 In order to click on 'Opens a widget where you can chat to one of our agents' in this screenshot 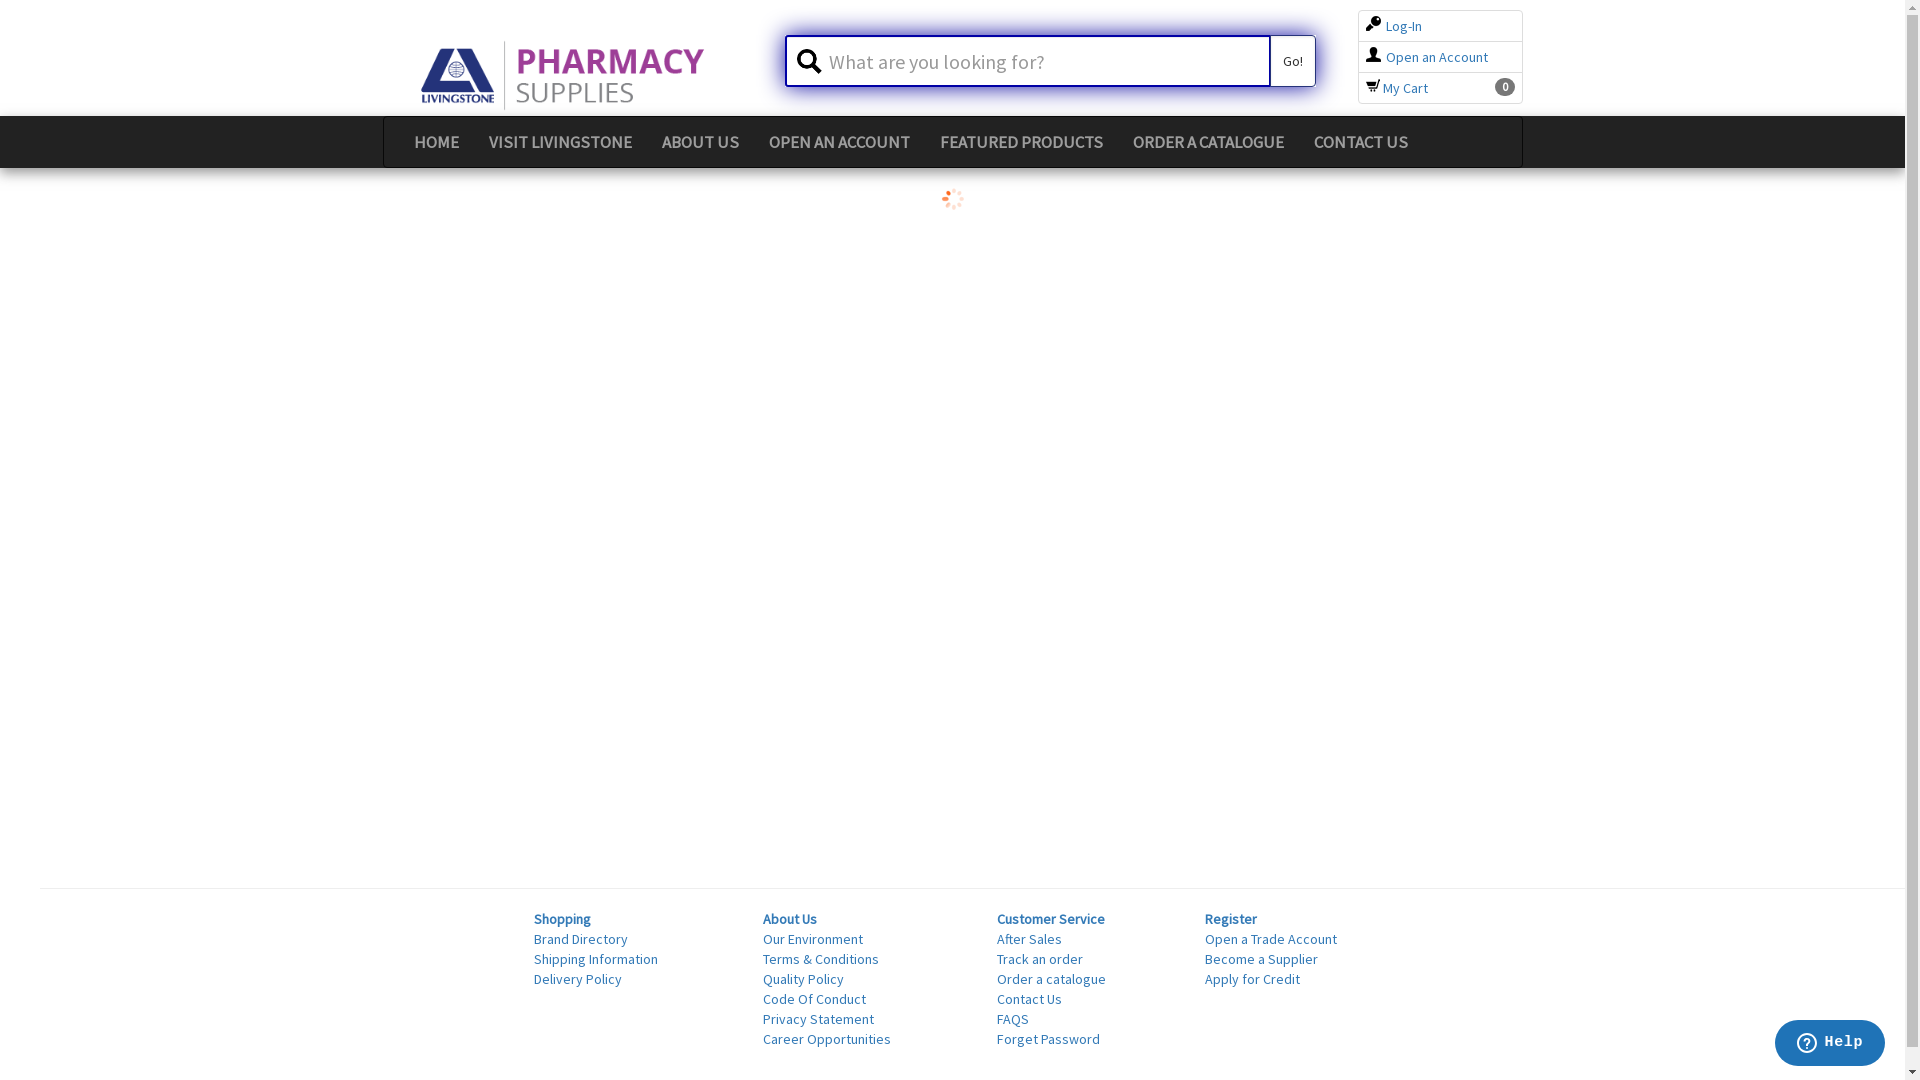, I will do `click(1829, 1044)`.